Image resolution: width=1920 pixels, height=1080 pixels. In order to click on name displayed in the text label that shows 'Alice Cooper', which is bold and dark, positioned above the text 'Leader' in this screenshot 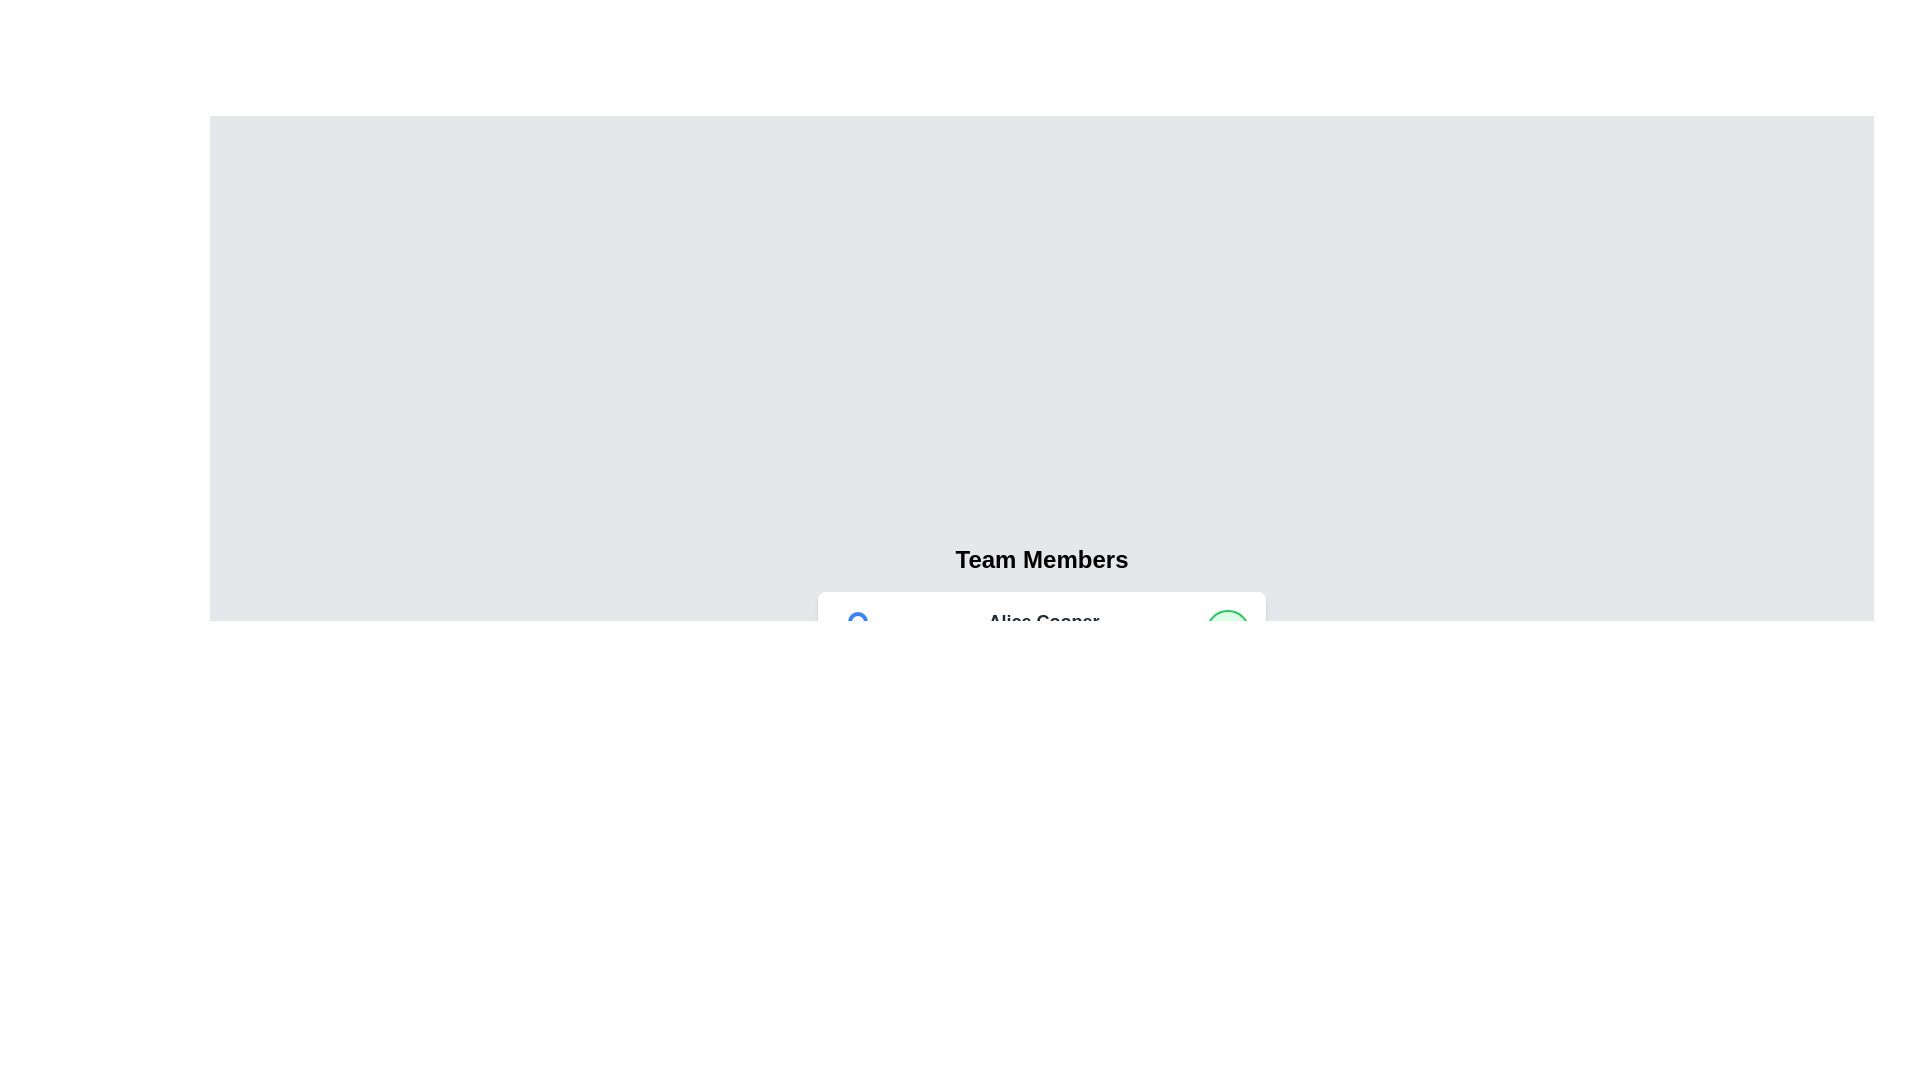, I will do `click(1042, 620)`.